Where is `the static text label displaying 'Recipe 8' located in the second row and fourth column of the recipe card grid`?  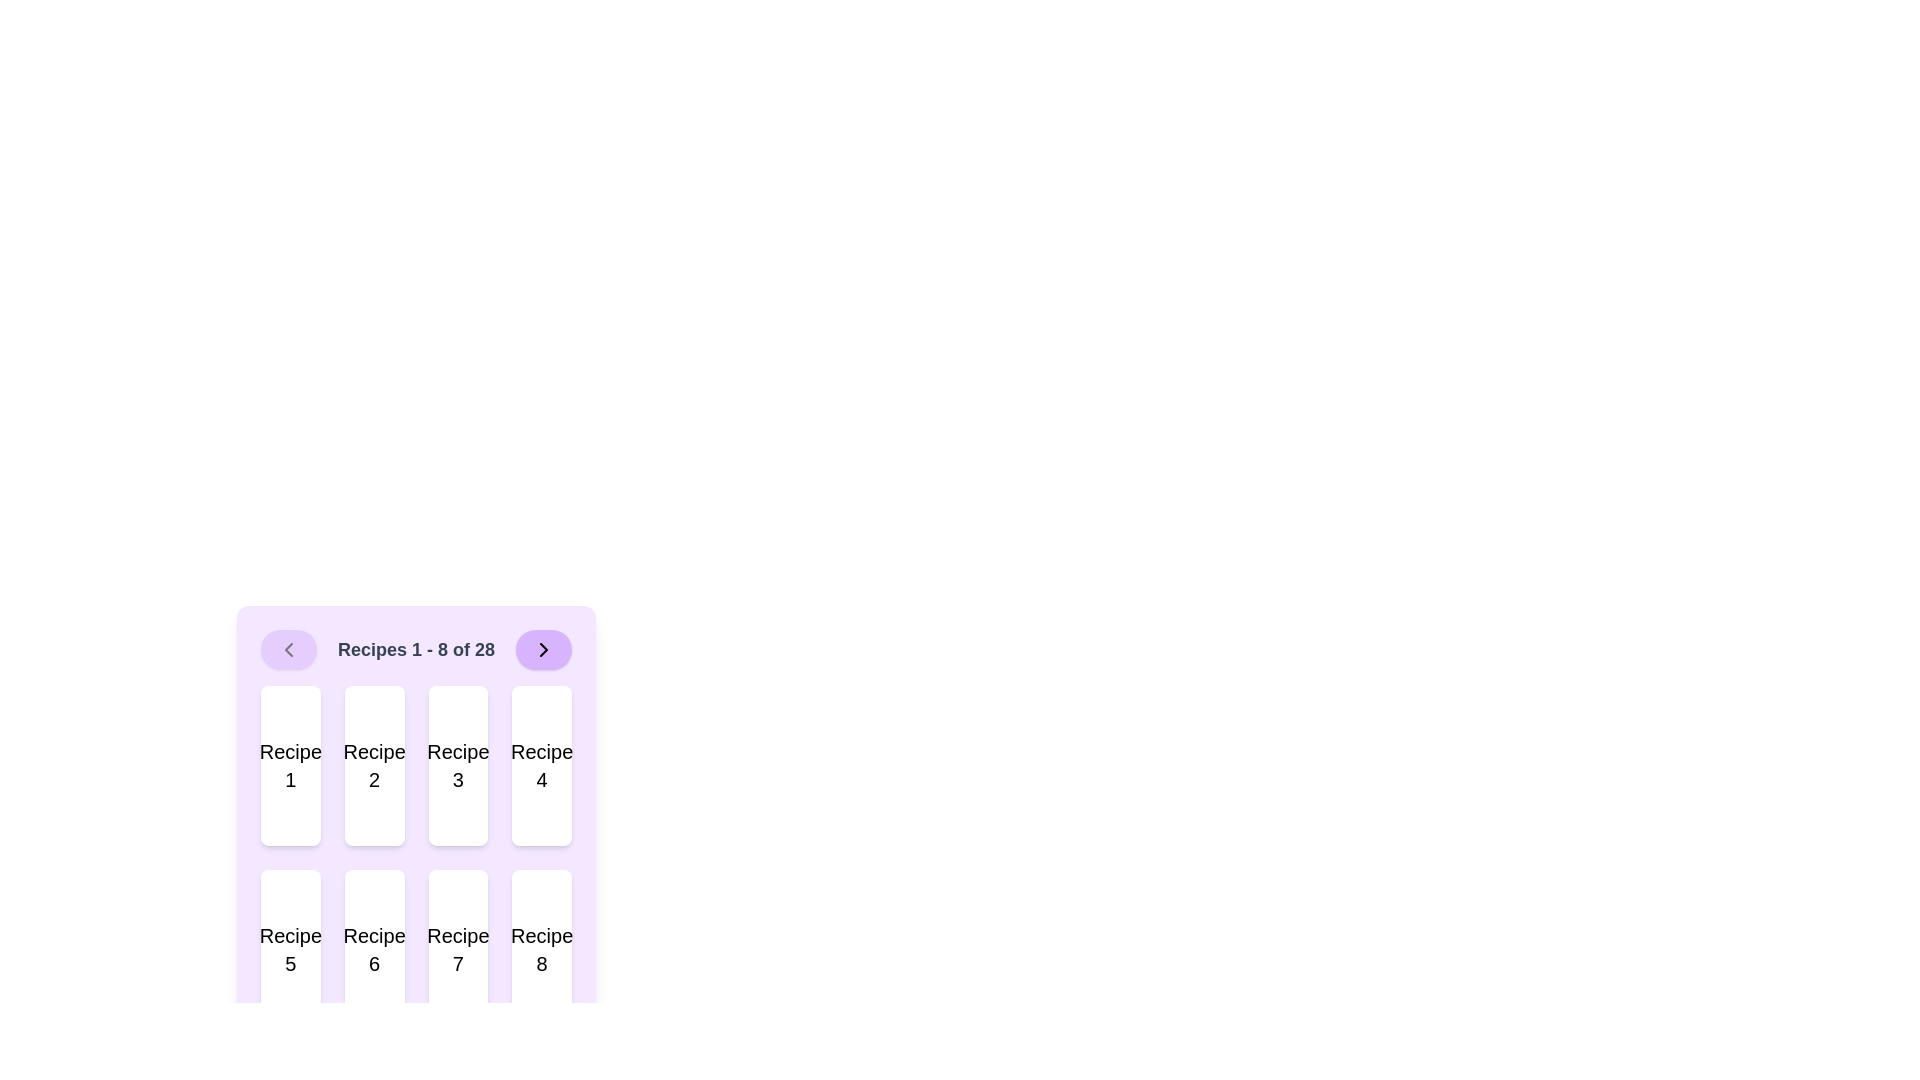 the static text label displaying 'Recipe 8' located in the second row and fourth column of the recipe card grid is located at coordinates (542, 948).